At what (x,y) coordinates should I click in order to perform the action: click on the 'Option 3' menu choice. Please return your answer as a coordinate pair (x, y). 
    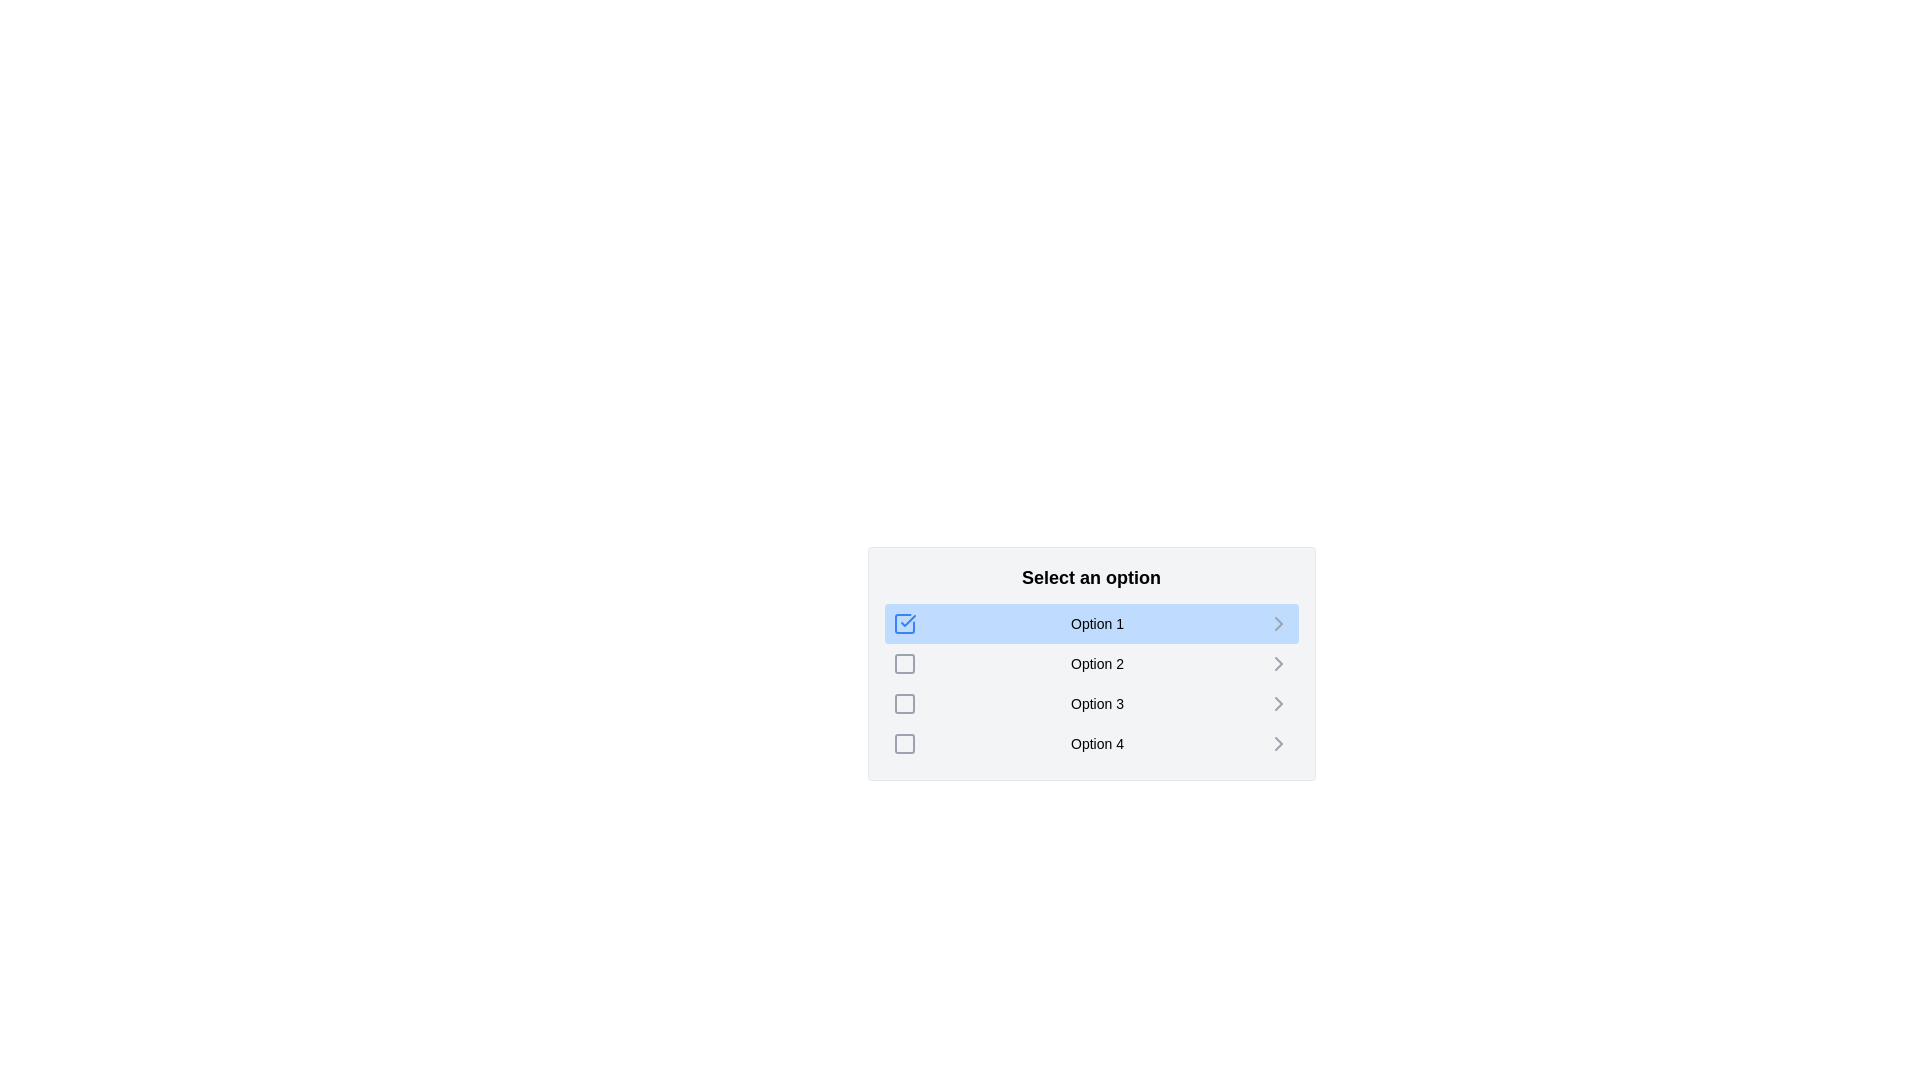
    Looking at the image, I should click on (1090, 703).